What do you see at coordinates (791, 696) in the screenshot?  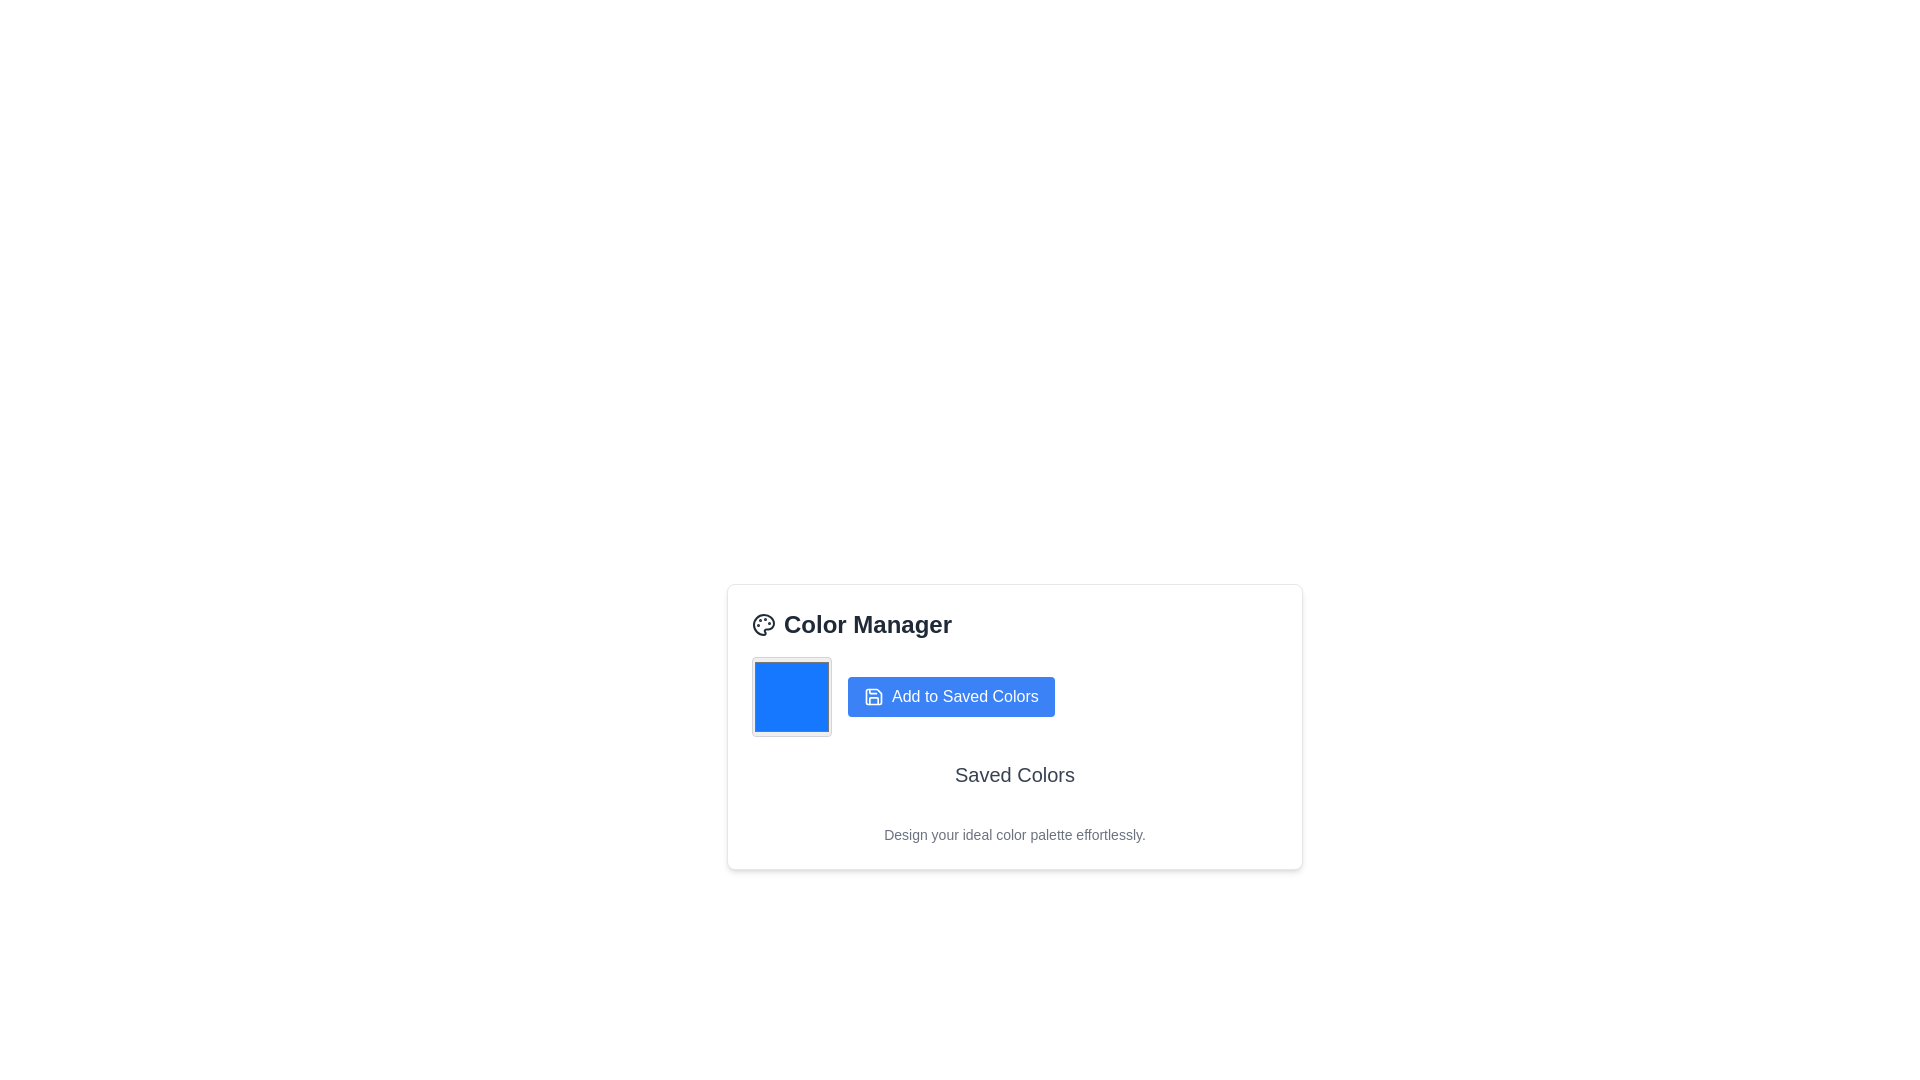 I see `the bright blue color swatch with a light gray border` at bounding box center [791, 696].